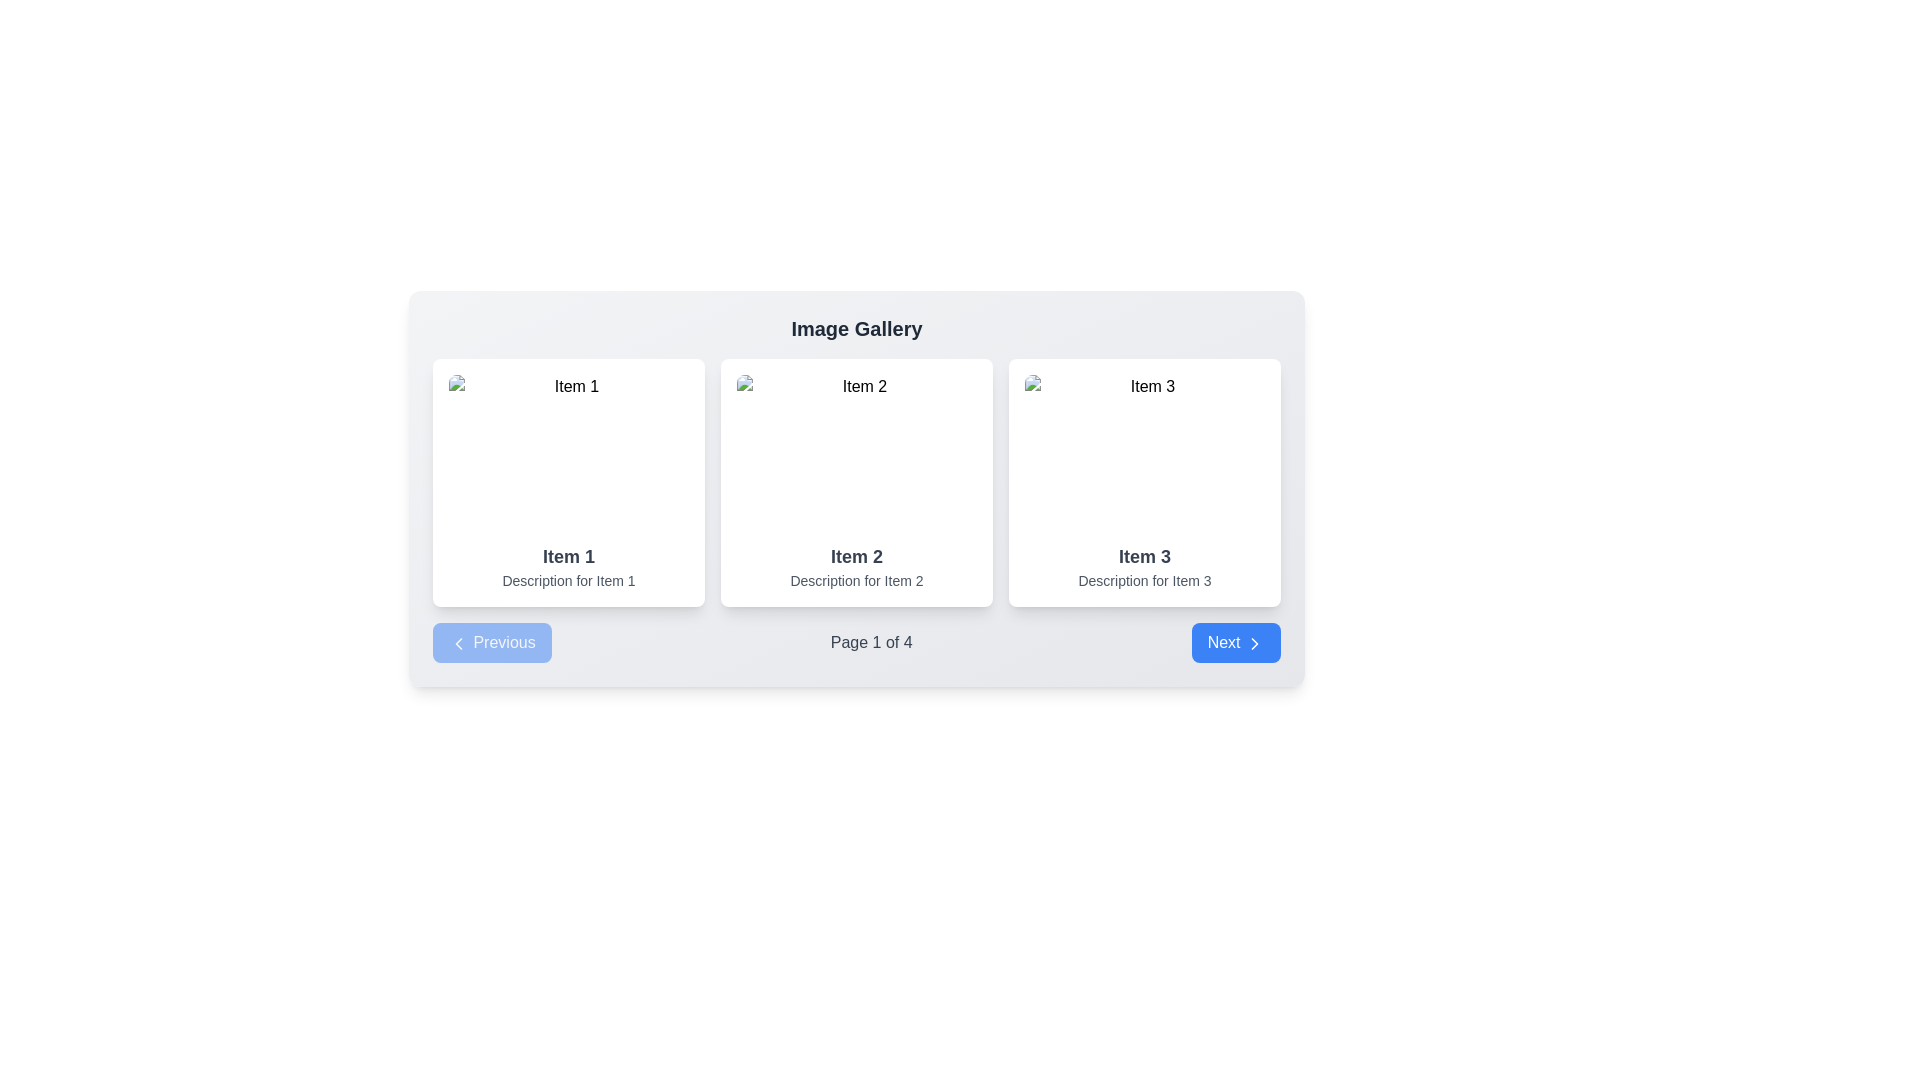  Describe the element at coordinates (1145, 581) in the screenshot. I see `the text label that presents 'Description for Item 3', which is centrally aligned beneath the title 'Item 3' in a gray color theme` at that location.